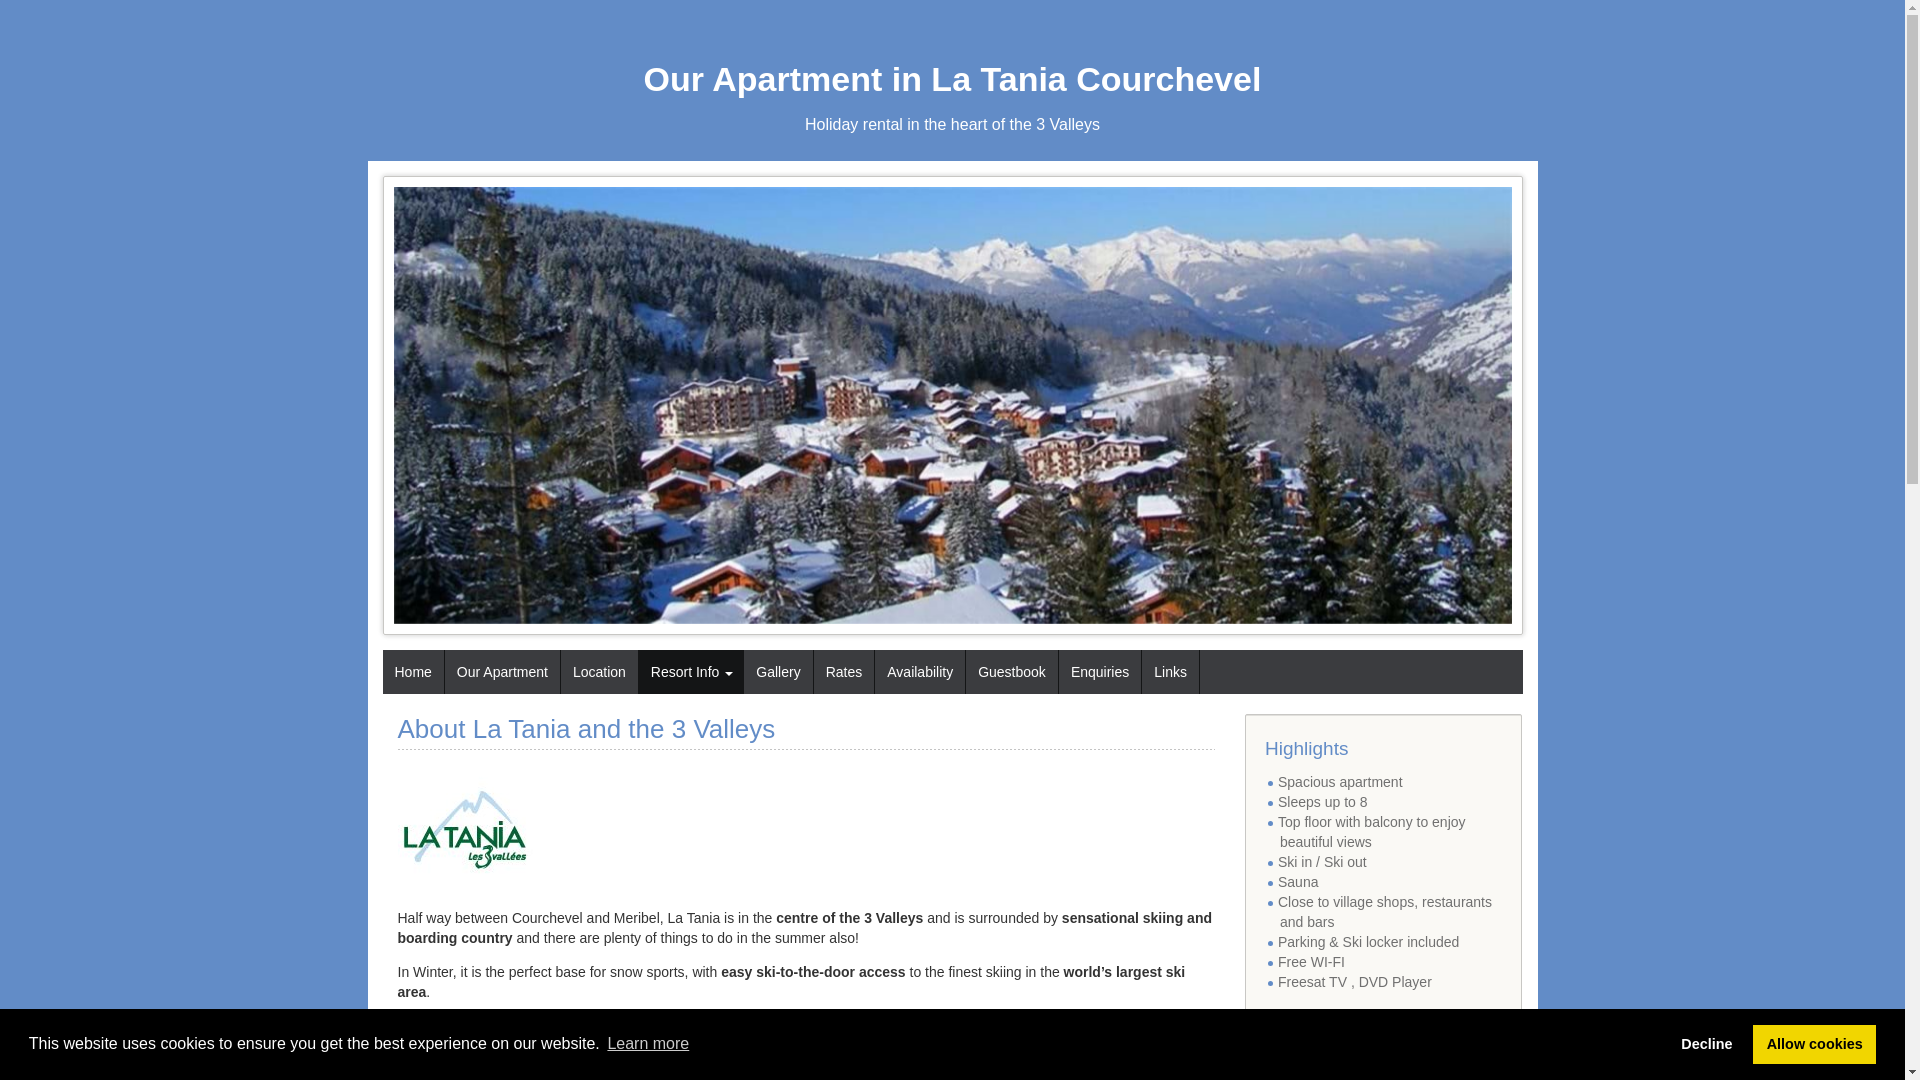 This screenshot has width=1920, height=1080. I want to click on 'Resort Info', so click(691, 671).